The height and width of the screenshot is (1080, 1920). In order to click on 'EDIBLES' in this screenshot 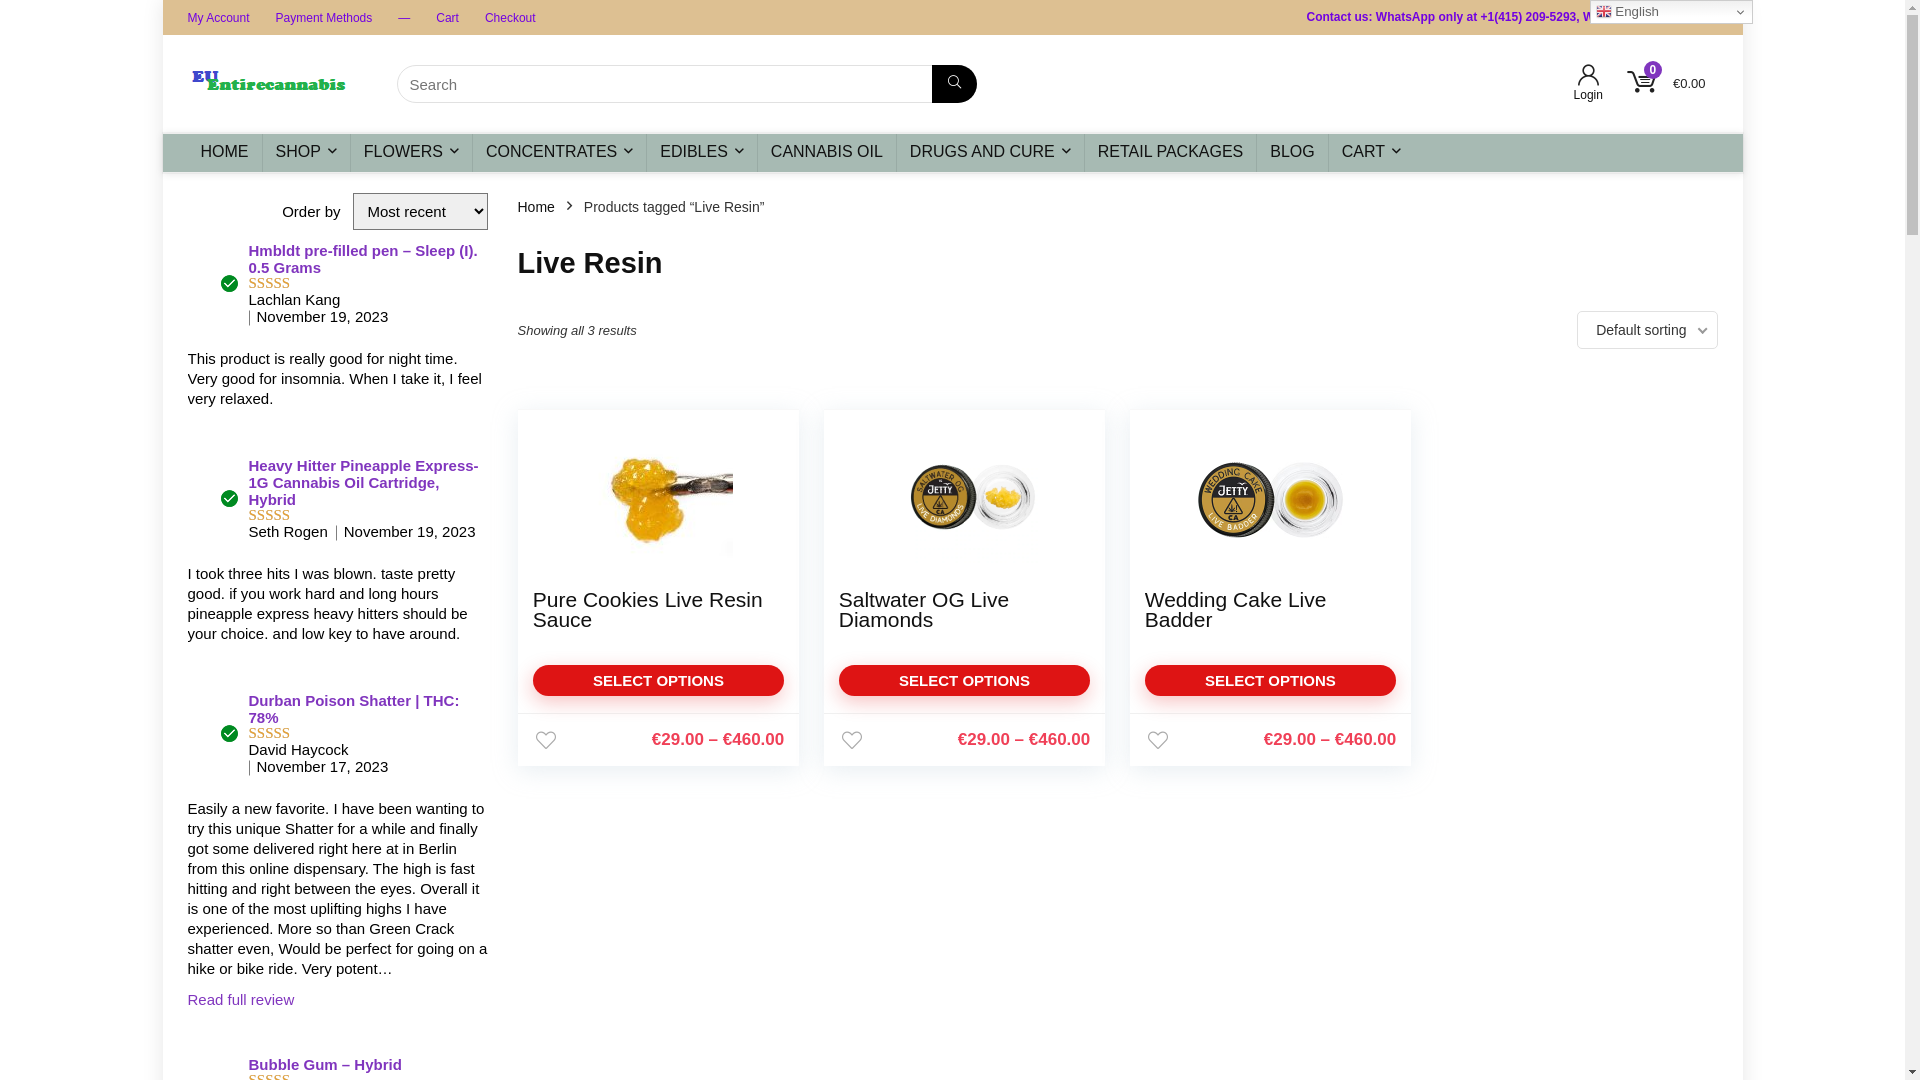, I will do `click(701, 152)`.